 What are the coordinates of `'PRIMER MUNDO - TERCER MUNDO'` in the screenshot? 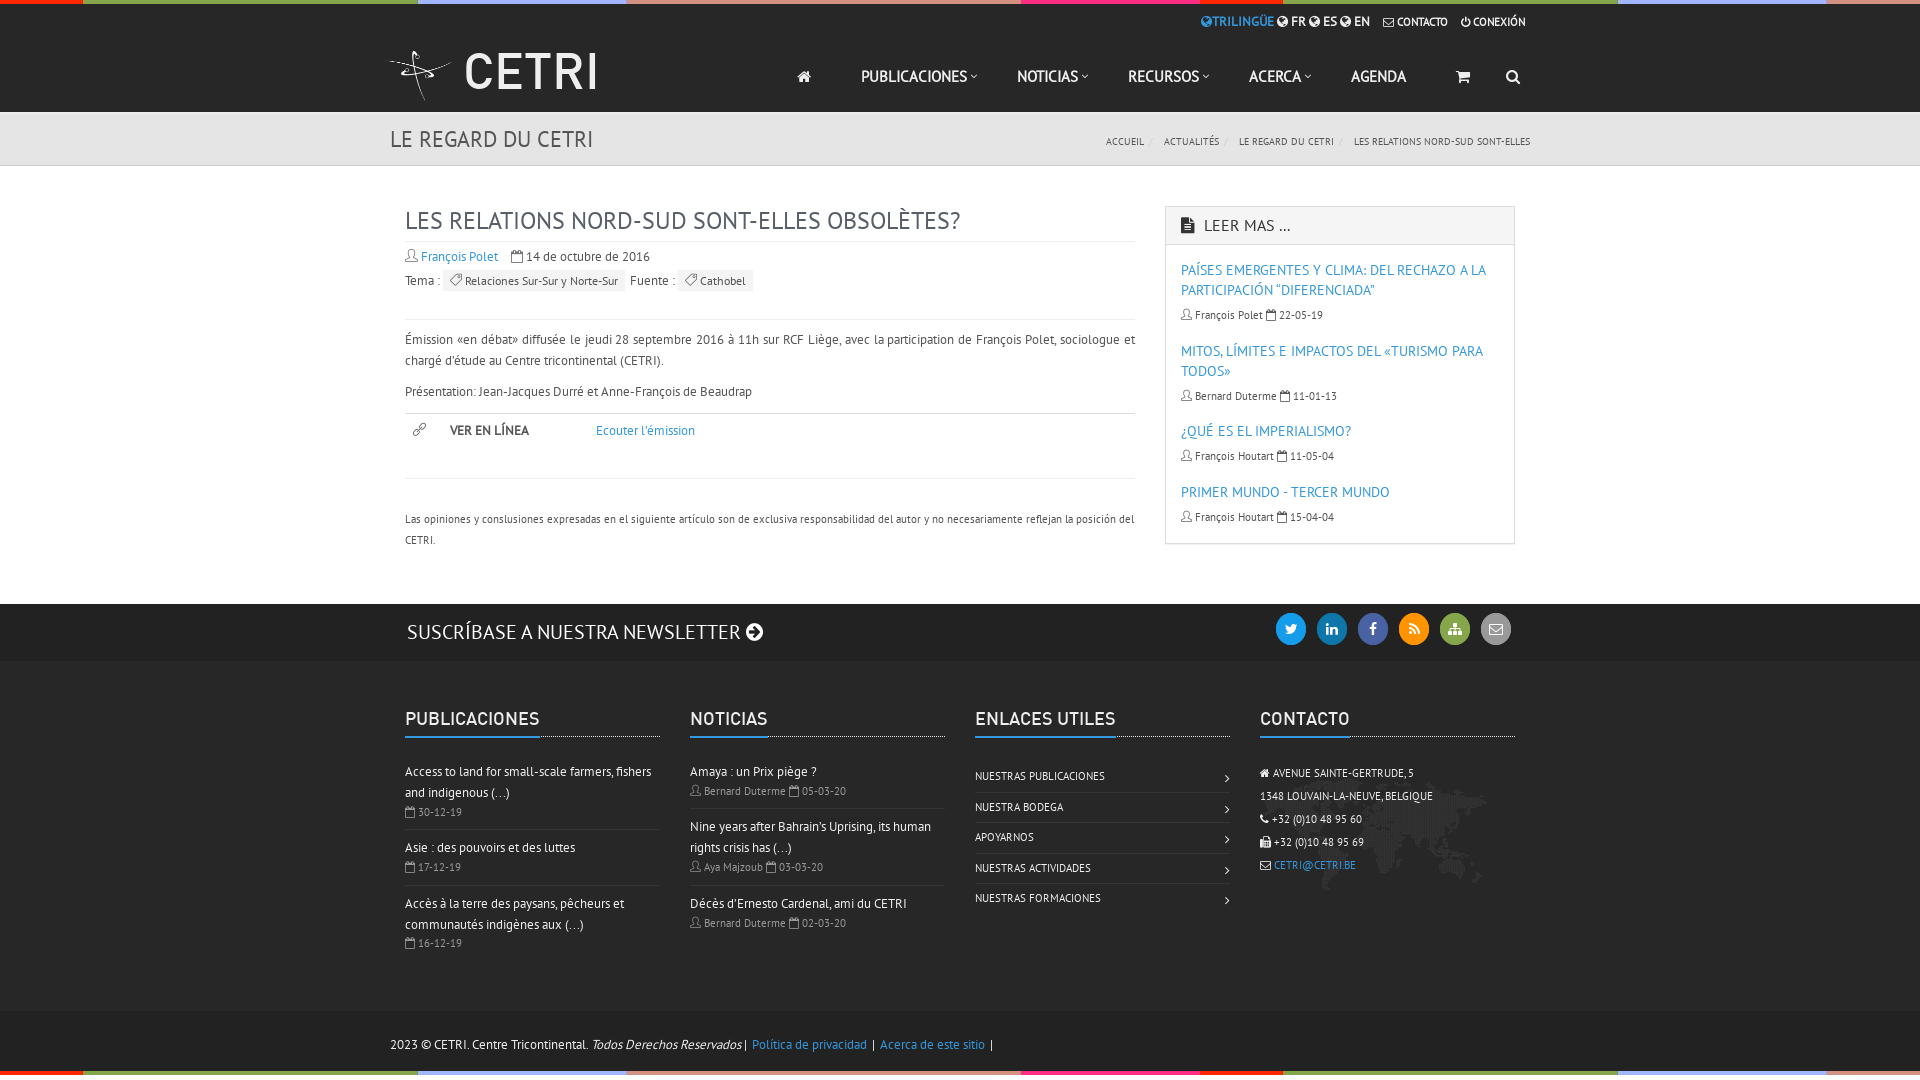 It's located at (1285, 492).